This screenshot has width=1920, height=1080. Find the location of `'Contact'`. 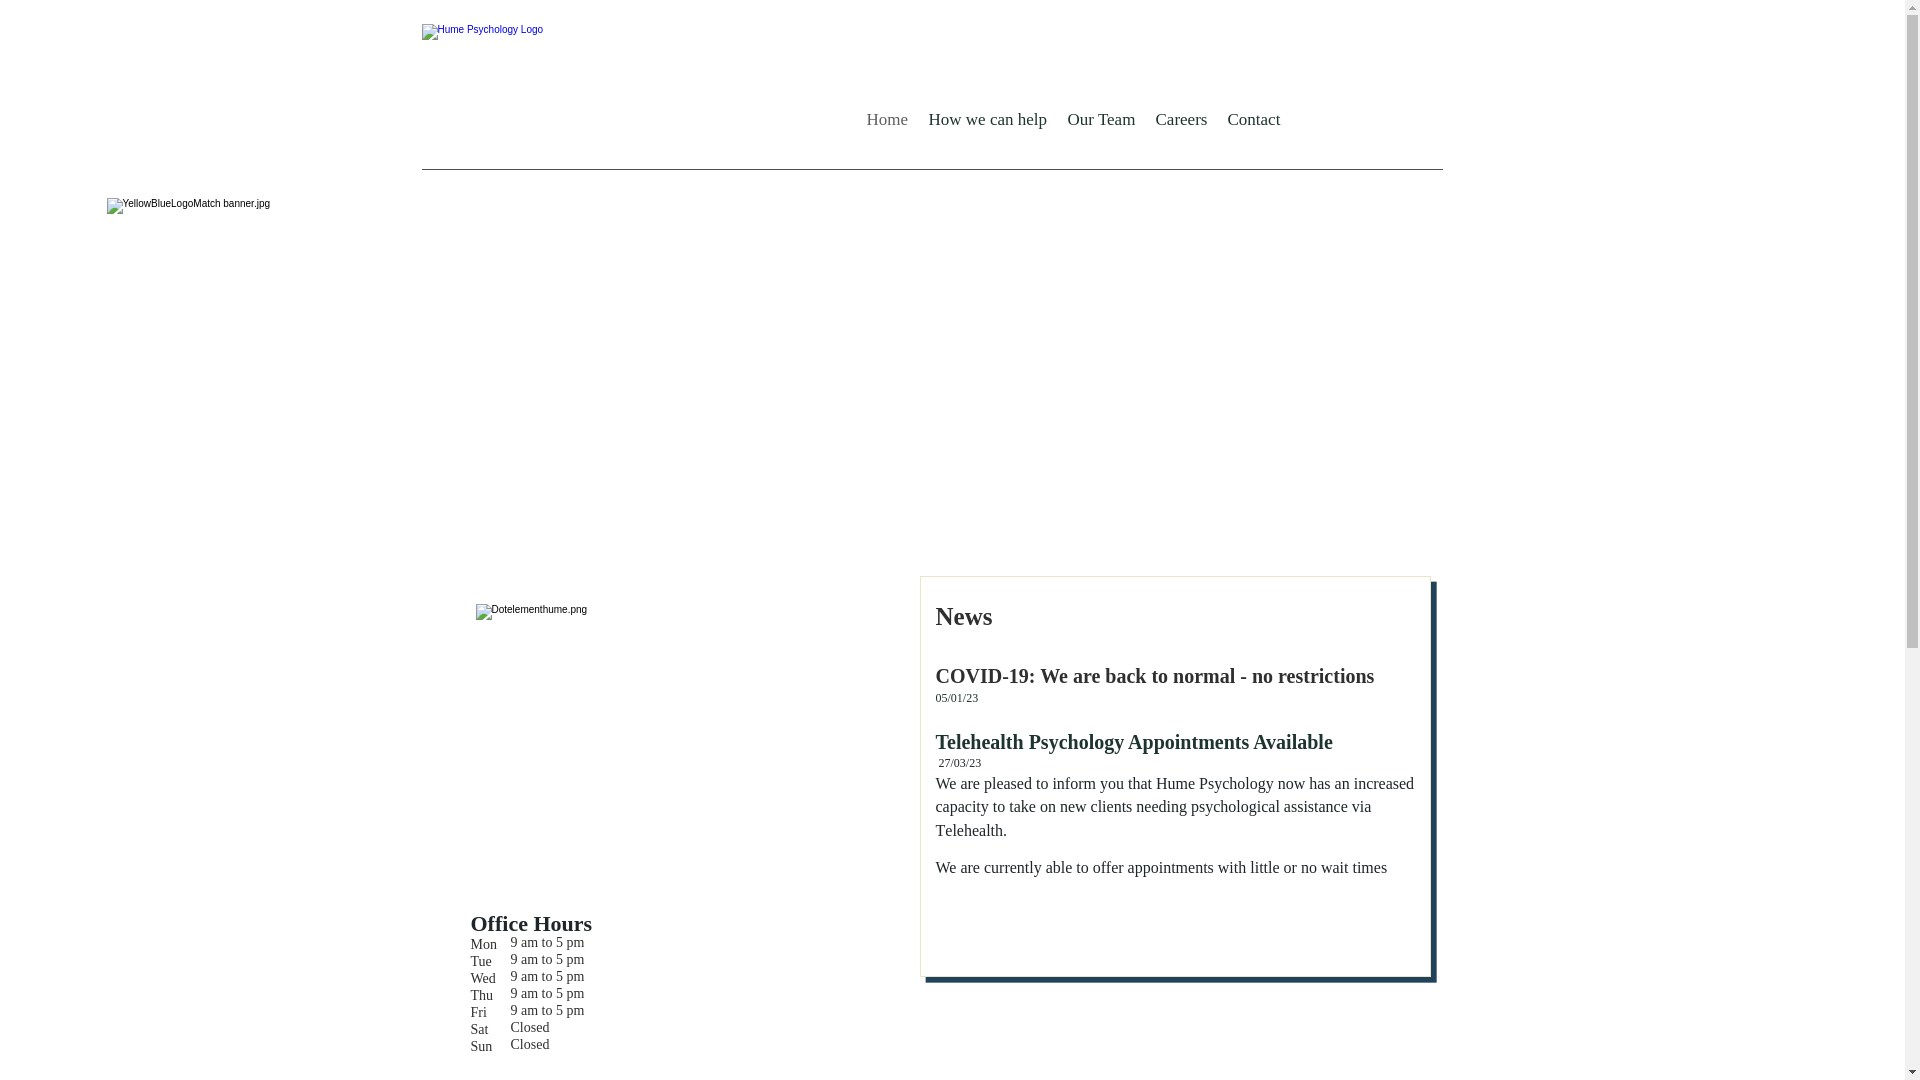

'Contact' is located at coordinates (1253, 119).